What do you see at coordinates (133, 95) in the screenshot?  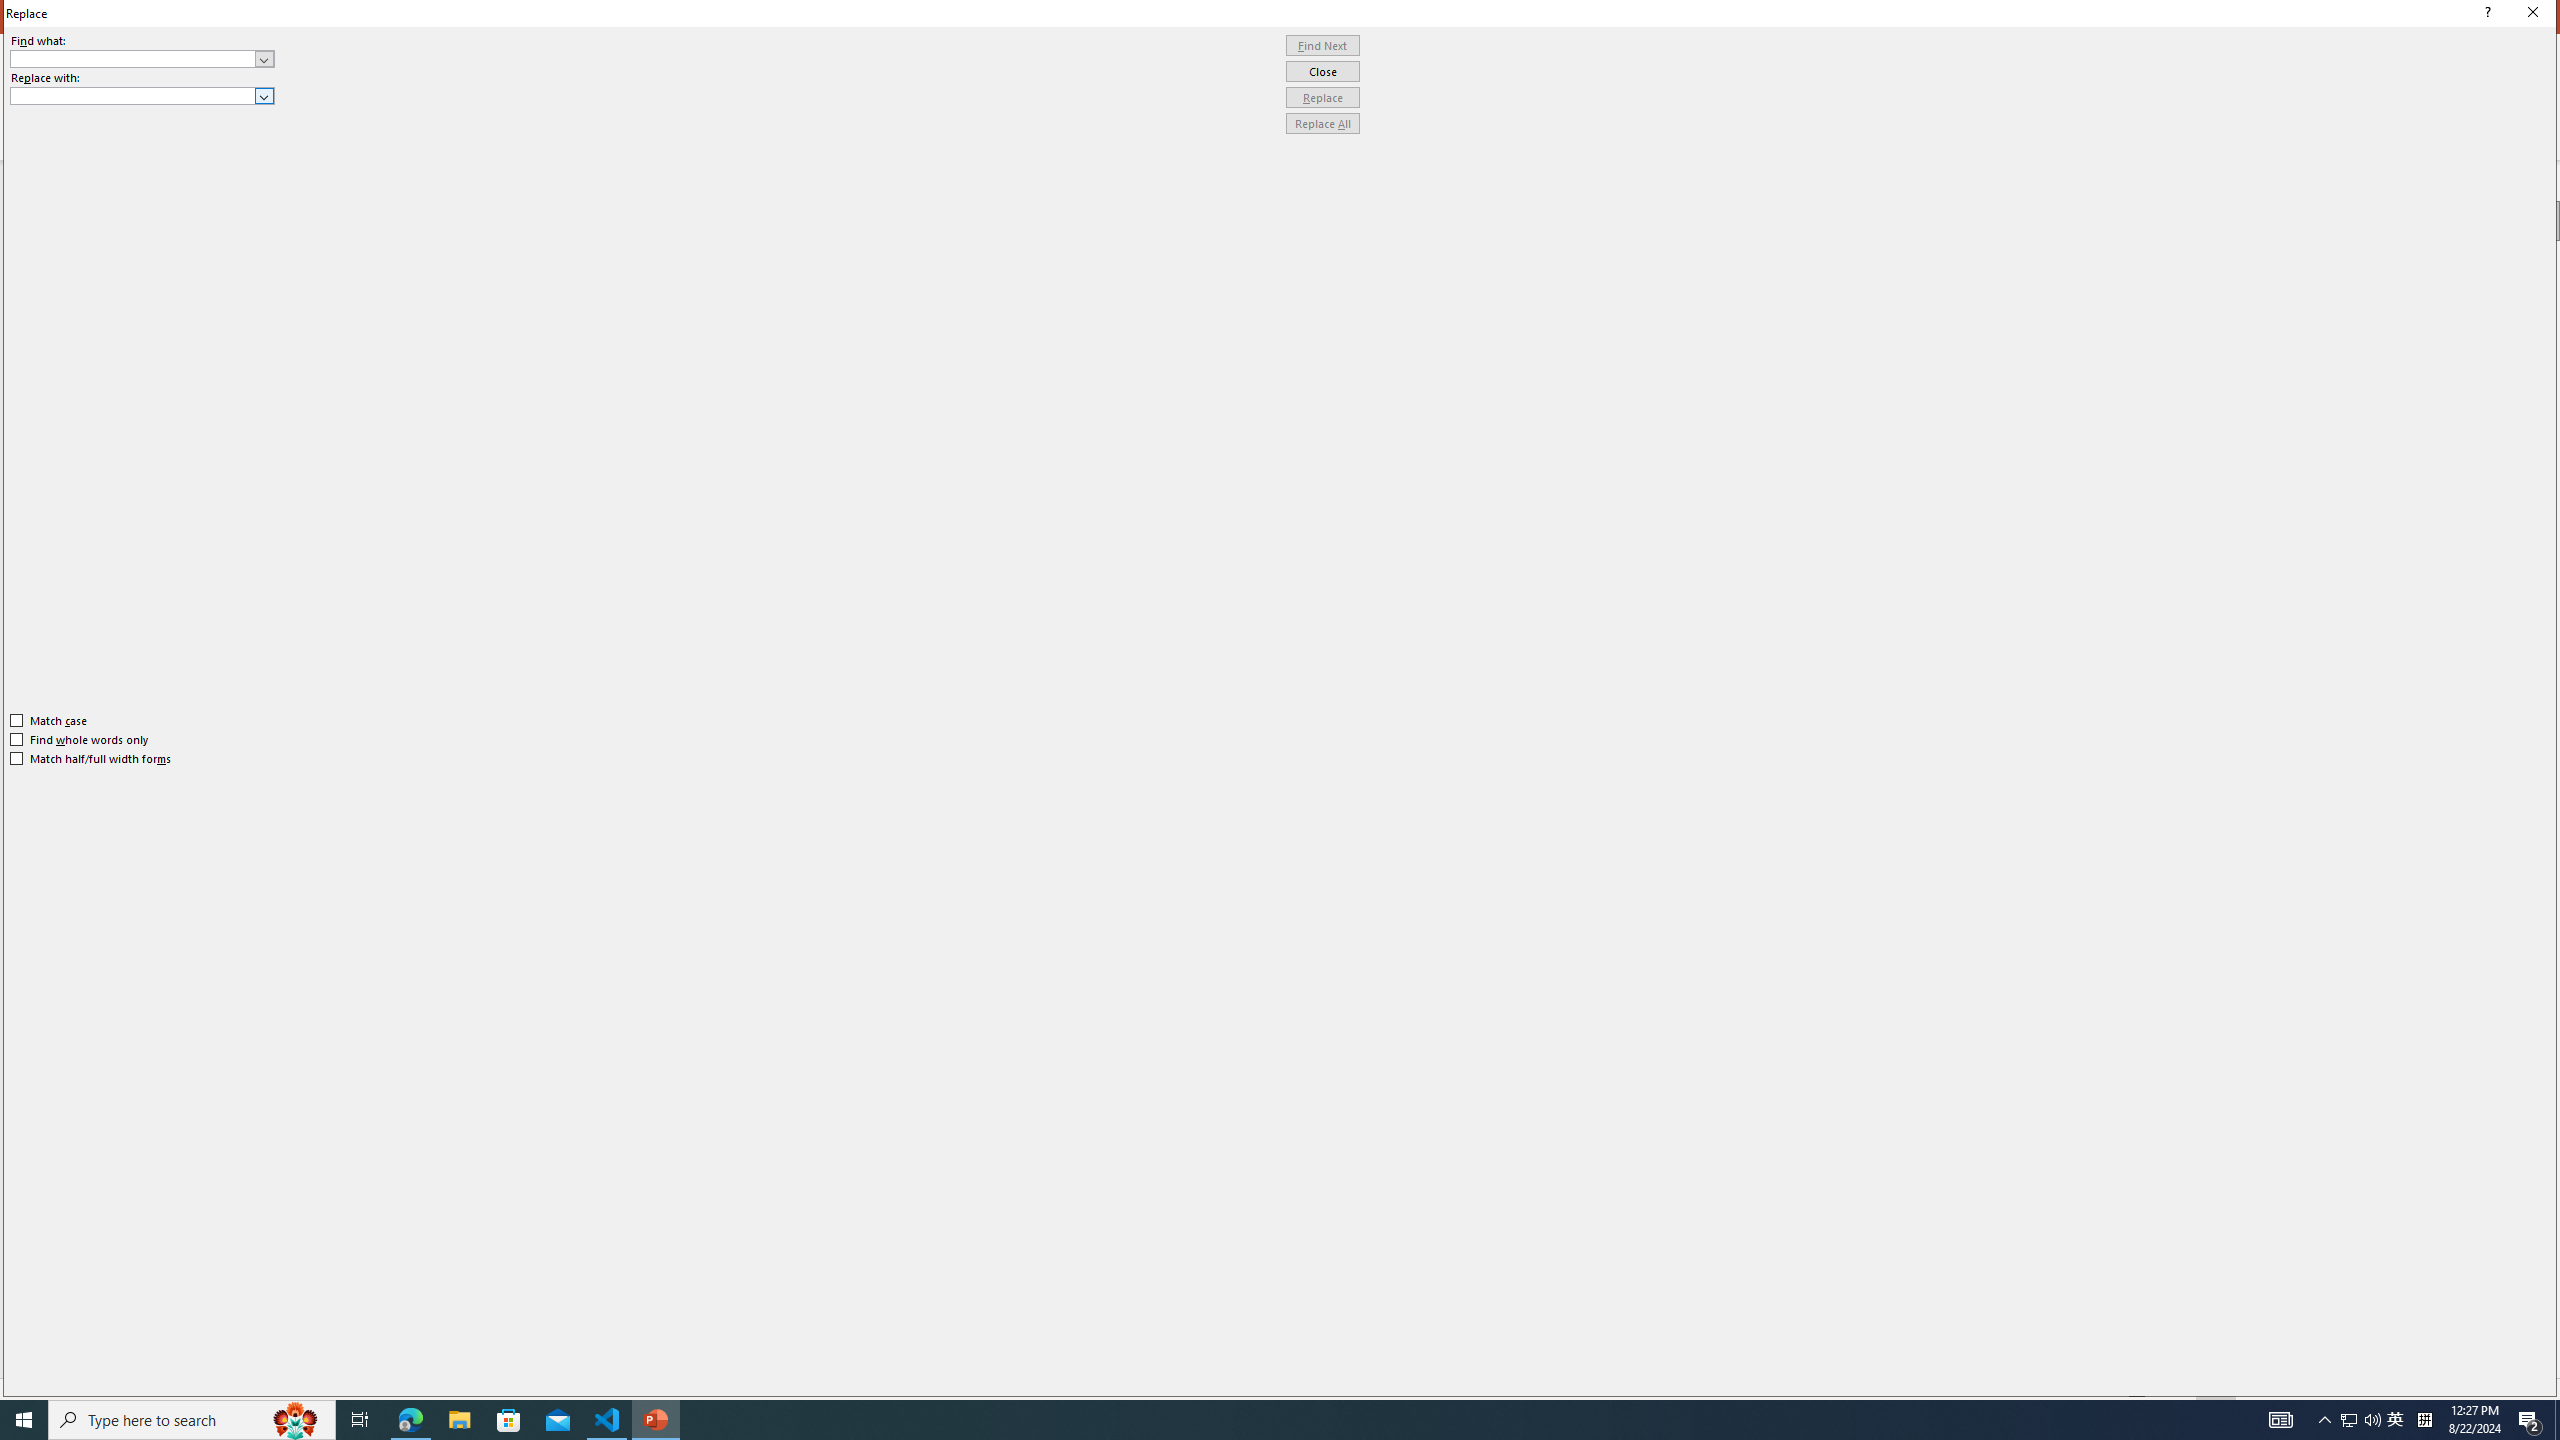 I see `'Replace with'` at bounding box center [133, 95].